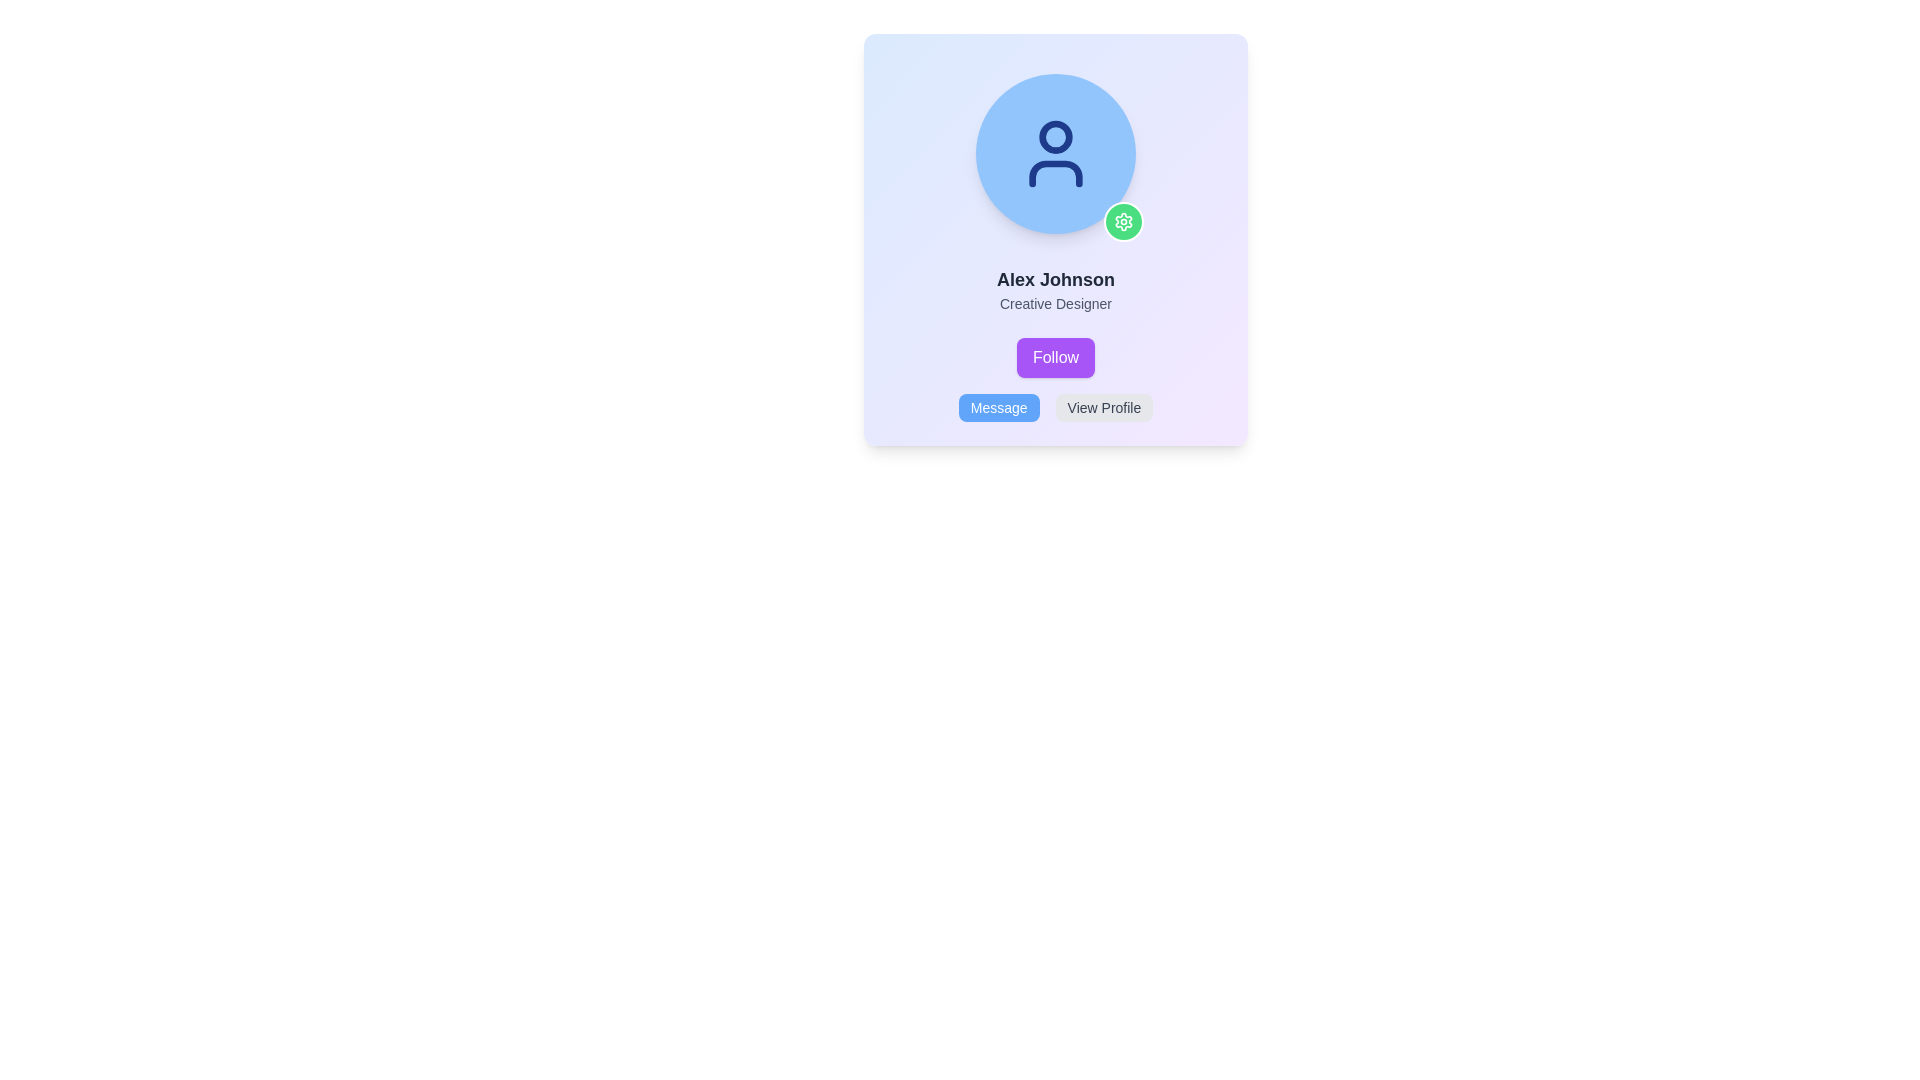 This screenshot has width=1920, height=1080. Describe the element at coordinates (1103, 407) in the screenshot. I see `the second button in the horizontal row at the bottom of the user card, which navigates to the user's profile view` at that location.